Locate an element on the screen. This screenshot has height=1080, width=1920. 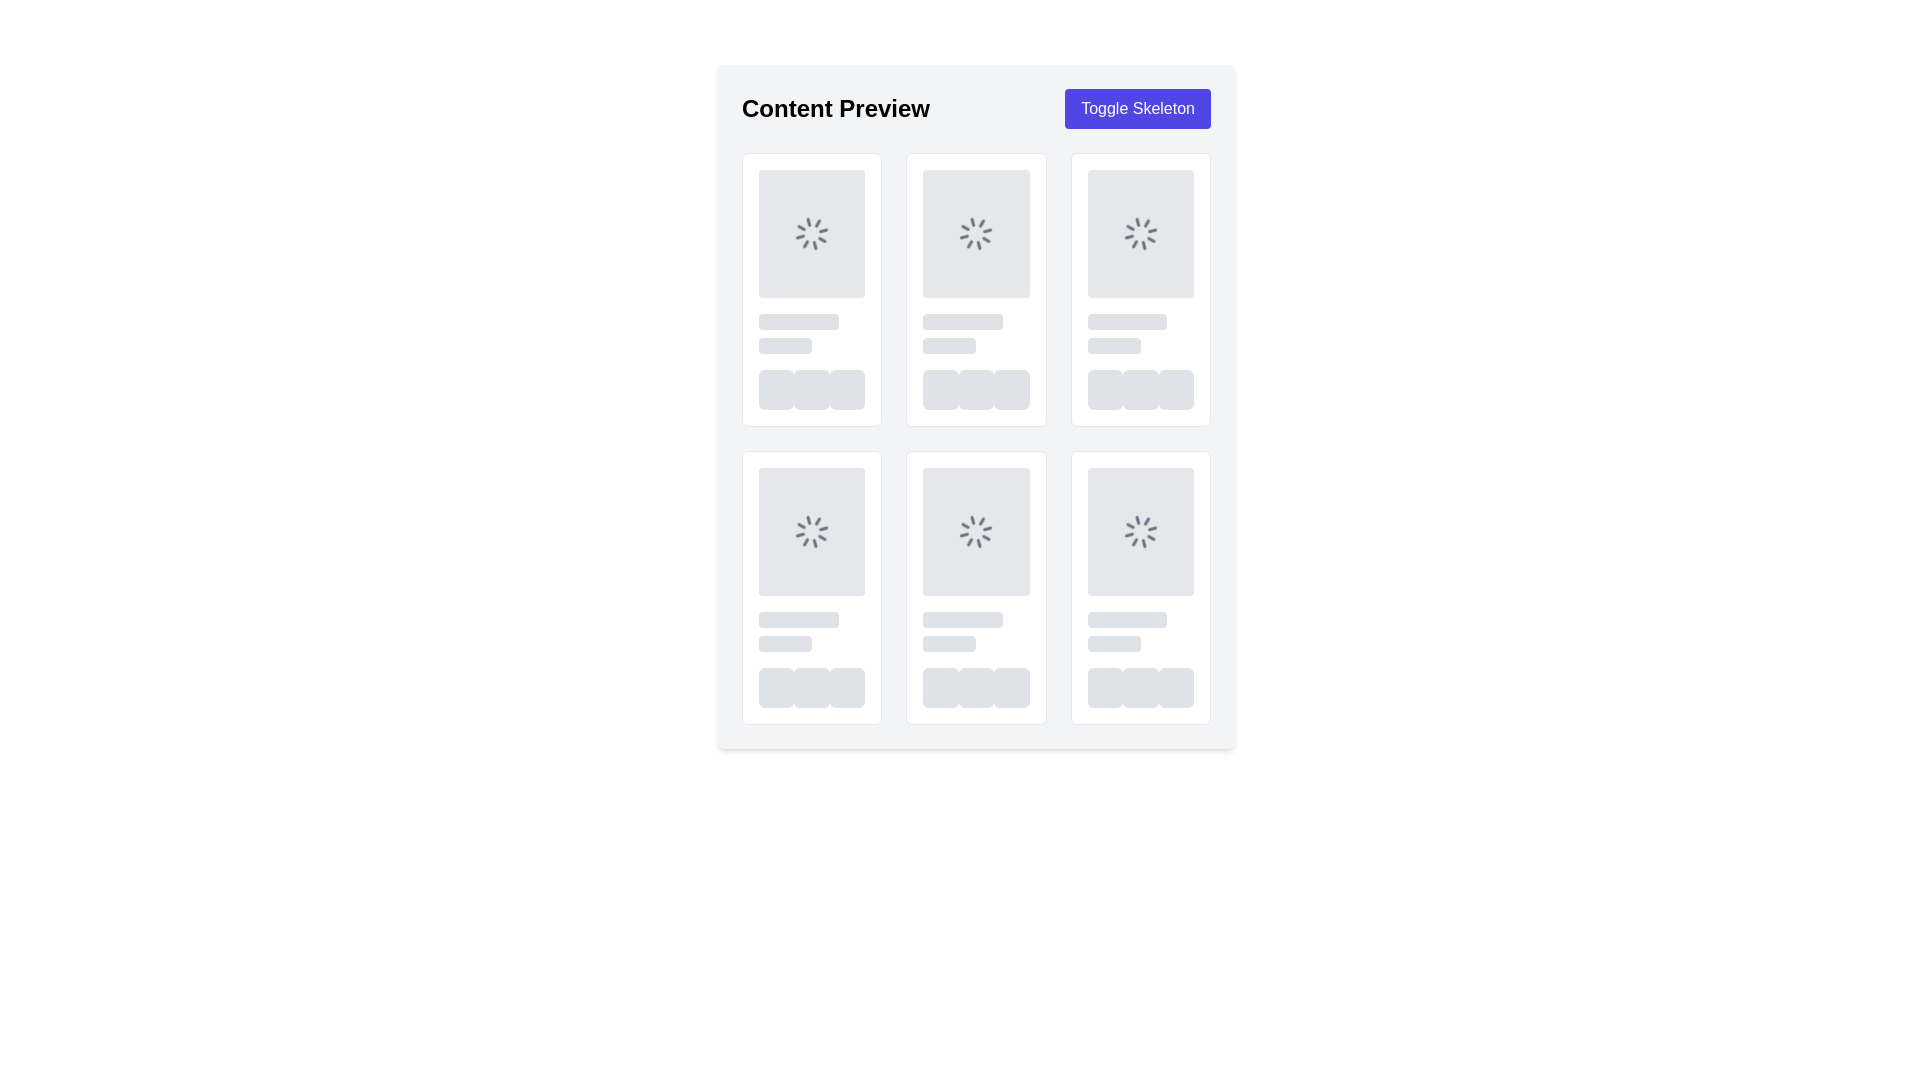
the Loader animation or spinner component located in the upper part of the interface, specifically inside the third box in the first row of a grid layout, to indicate loading or processing is located at coordinates (1140, 233).